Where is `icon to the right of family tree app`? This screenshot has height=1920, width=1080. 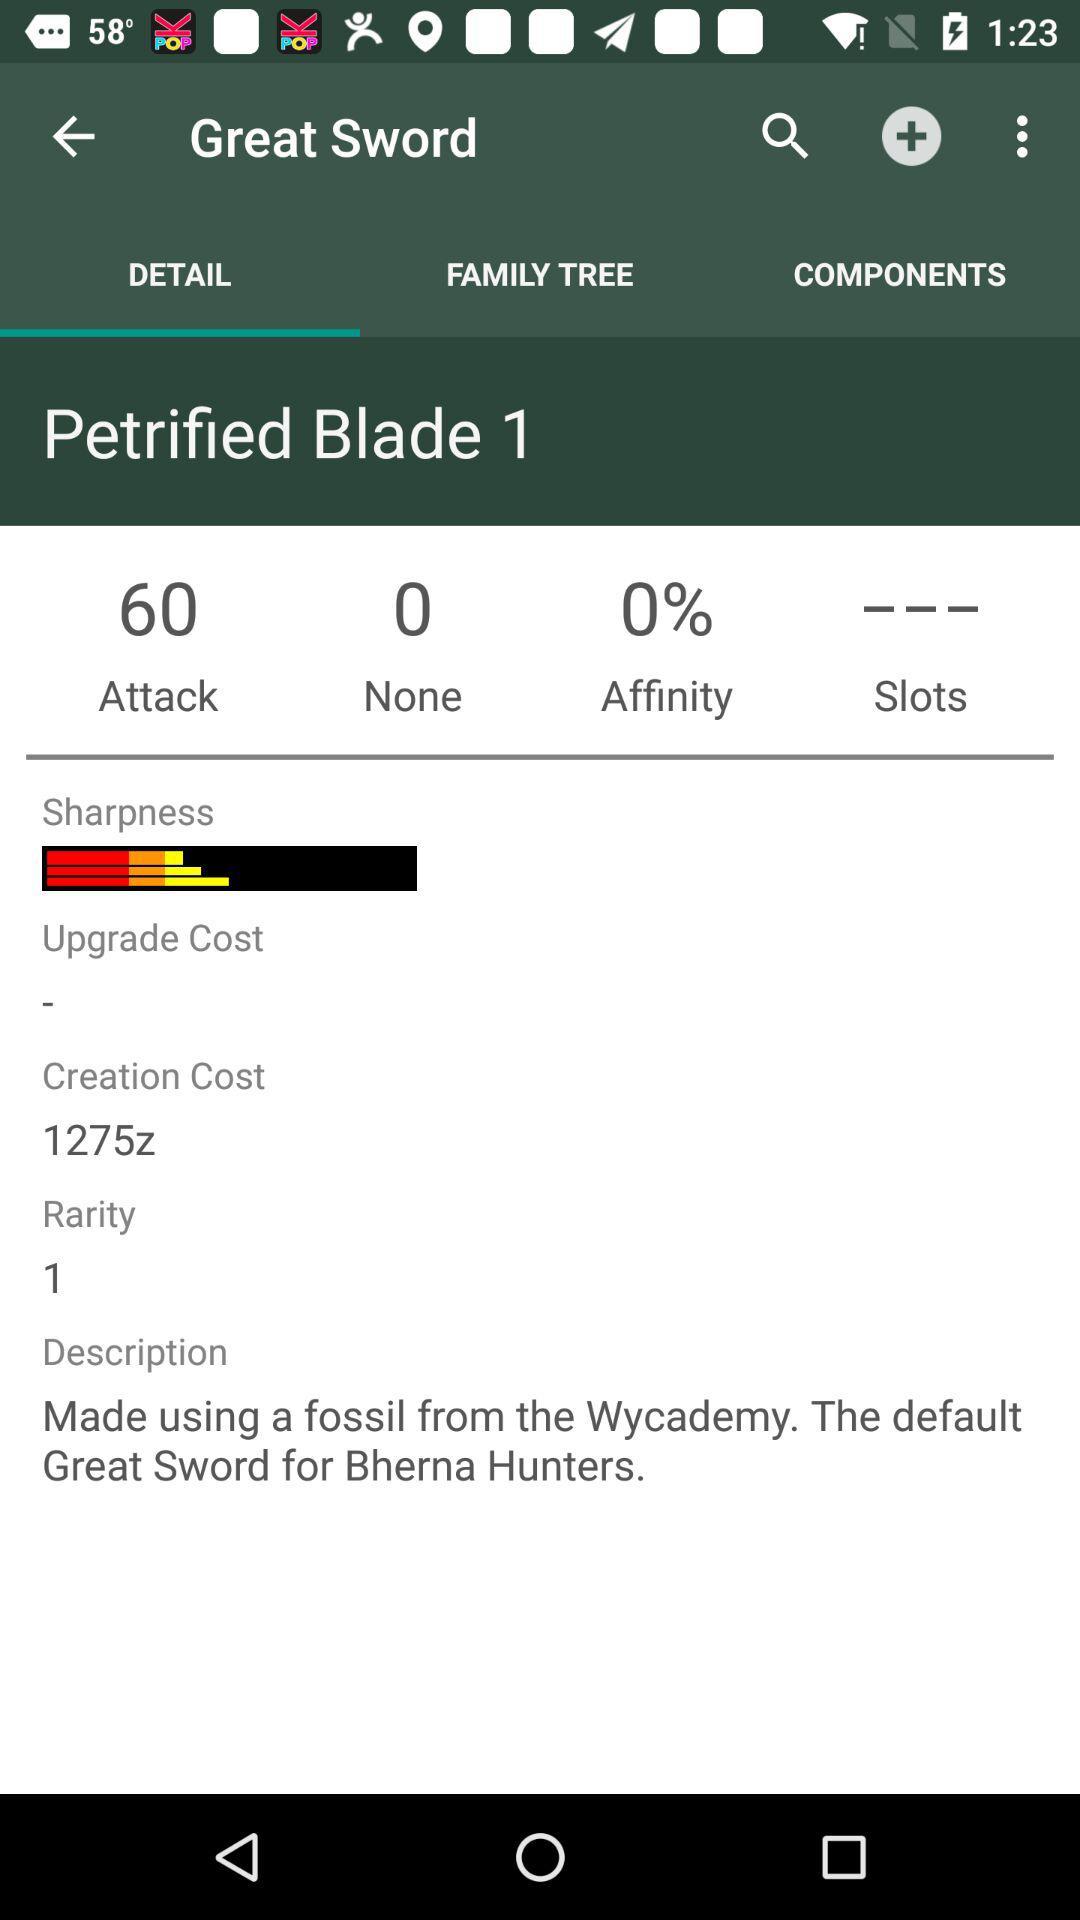 icon to the right of family tree app is located at coordinates (785, 135).